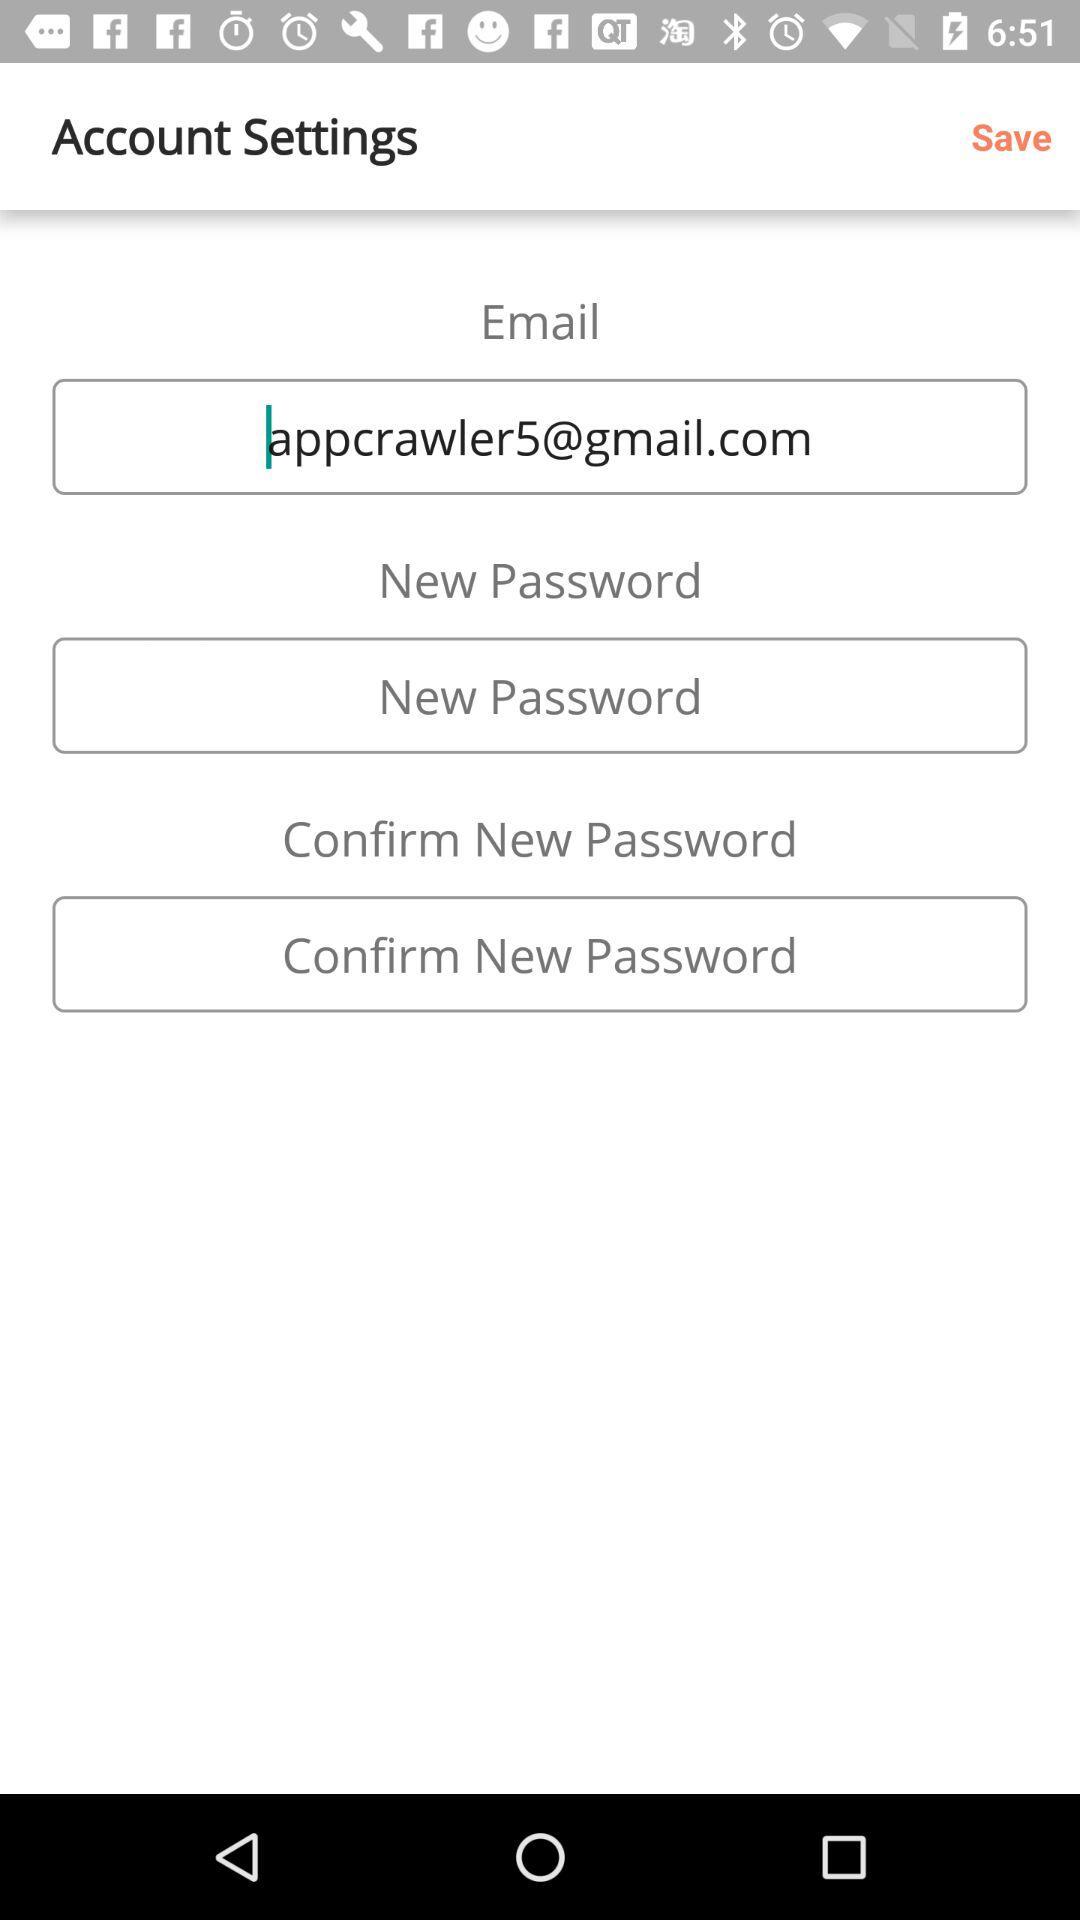 The image size is (1080, 1920). What do you see at coordinates (540, 953) in the screenshot?
I see `type new password` at bounding box center [540, 953].